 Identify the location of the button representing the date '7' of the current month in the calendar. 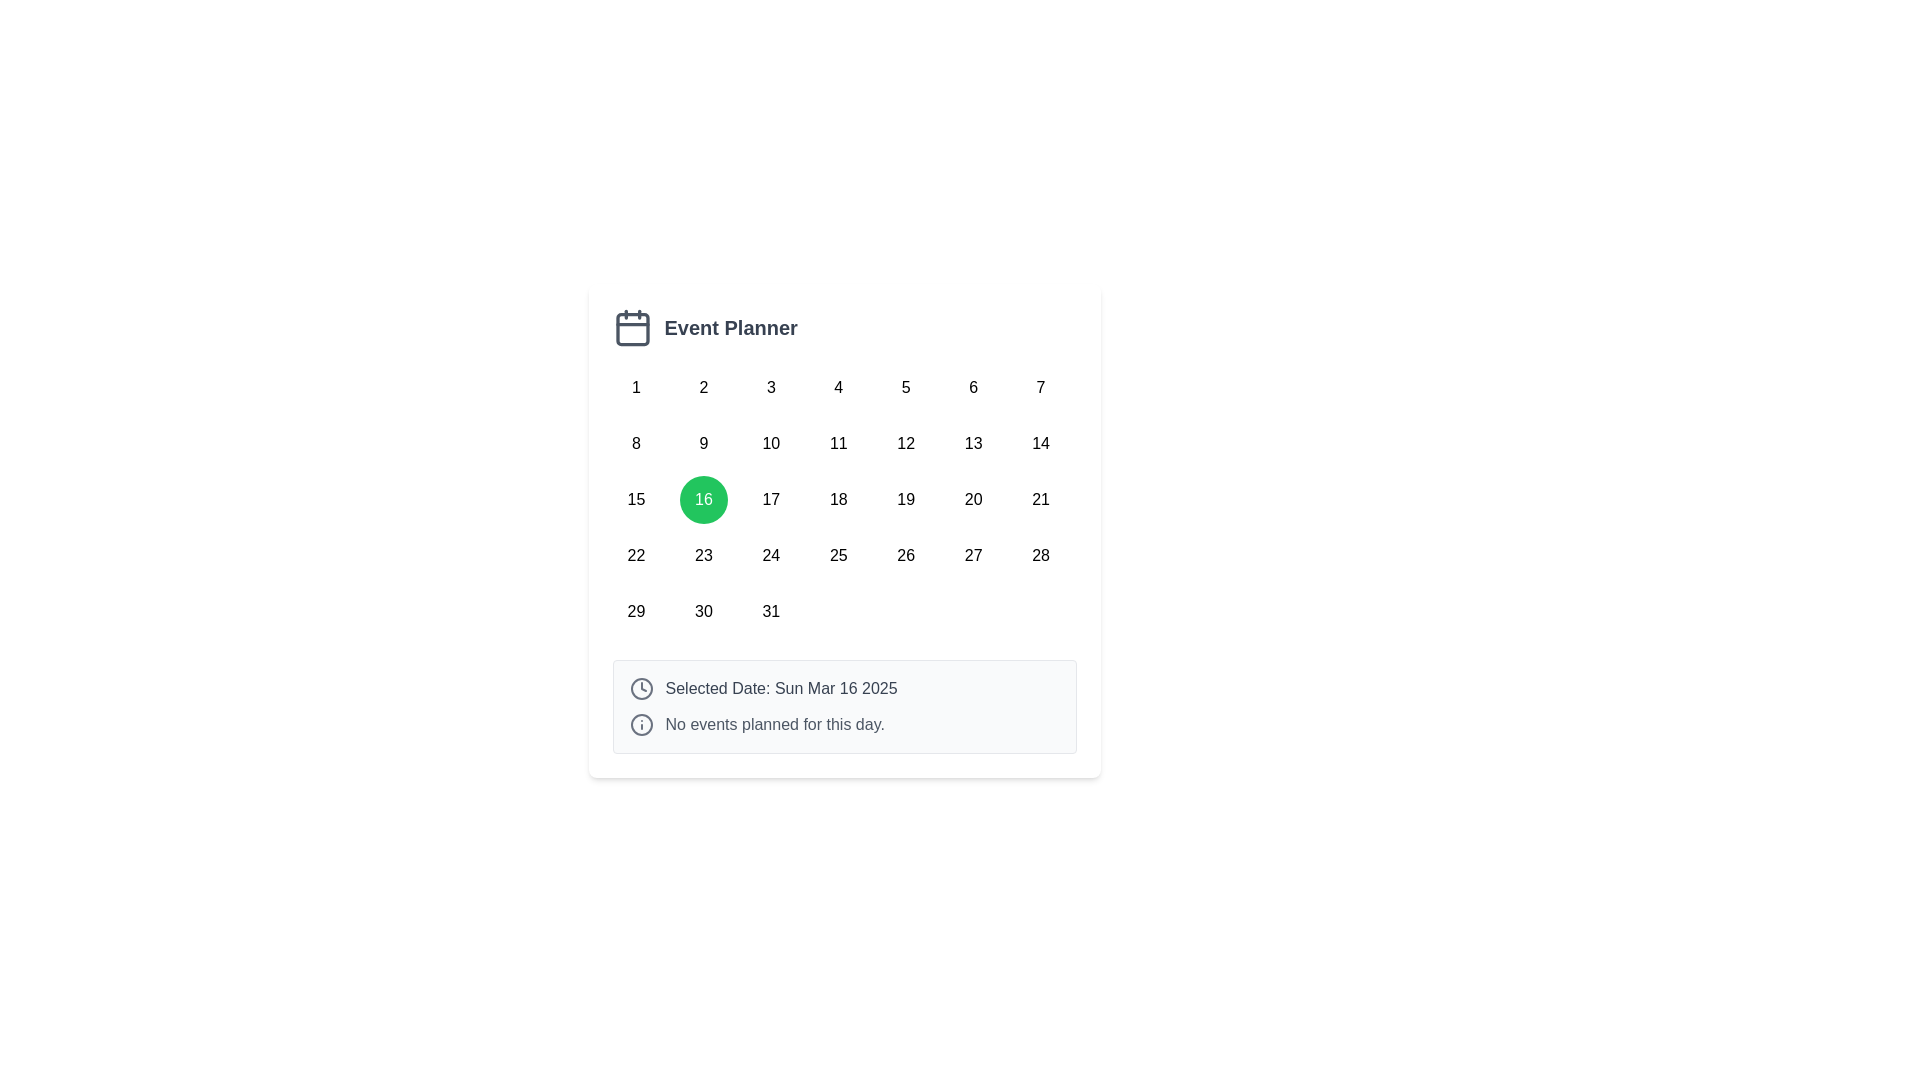
(1040, 388).